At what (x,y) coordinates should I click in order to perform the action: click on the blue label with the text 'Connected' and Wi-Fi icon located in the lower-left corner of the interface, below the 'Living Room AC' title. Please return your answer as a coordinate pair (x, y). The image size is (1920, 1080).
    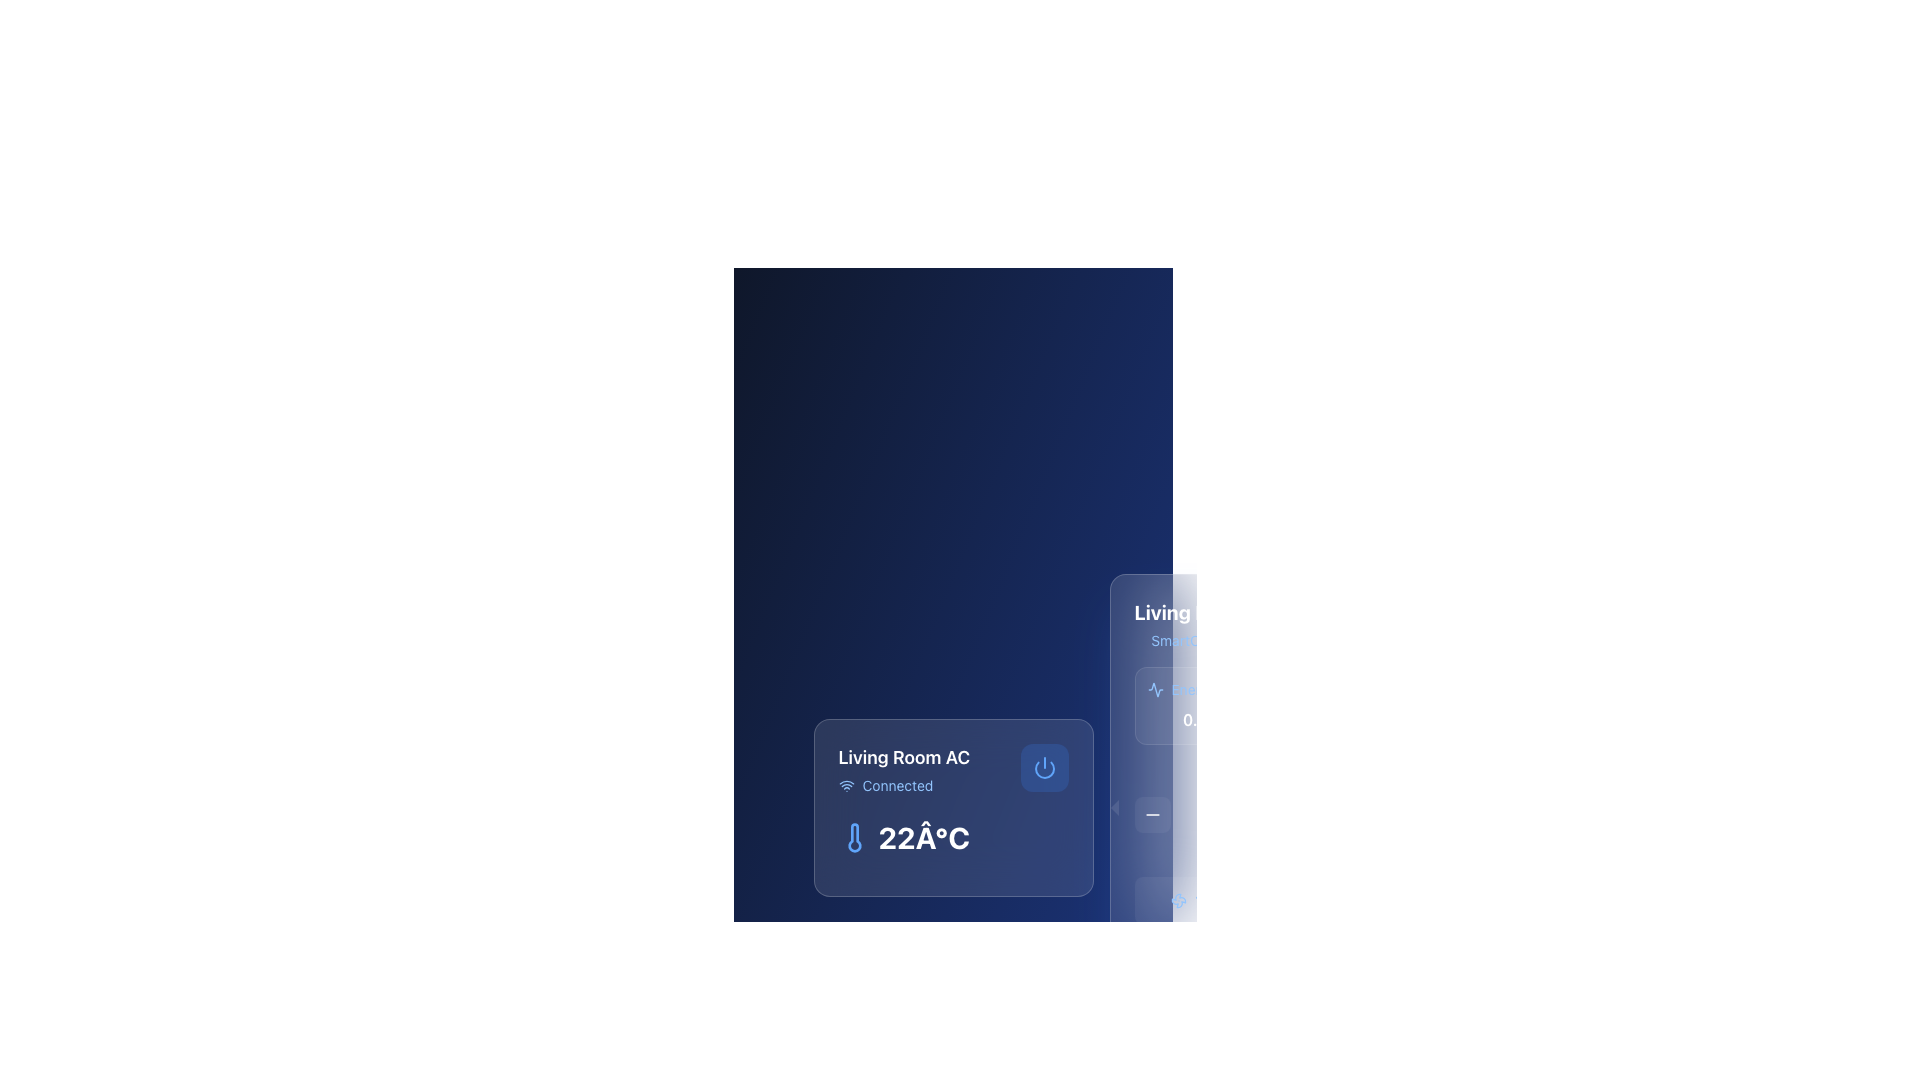
    Looking at the image, I should click on (903, 785).